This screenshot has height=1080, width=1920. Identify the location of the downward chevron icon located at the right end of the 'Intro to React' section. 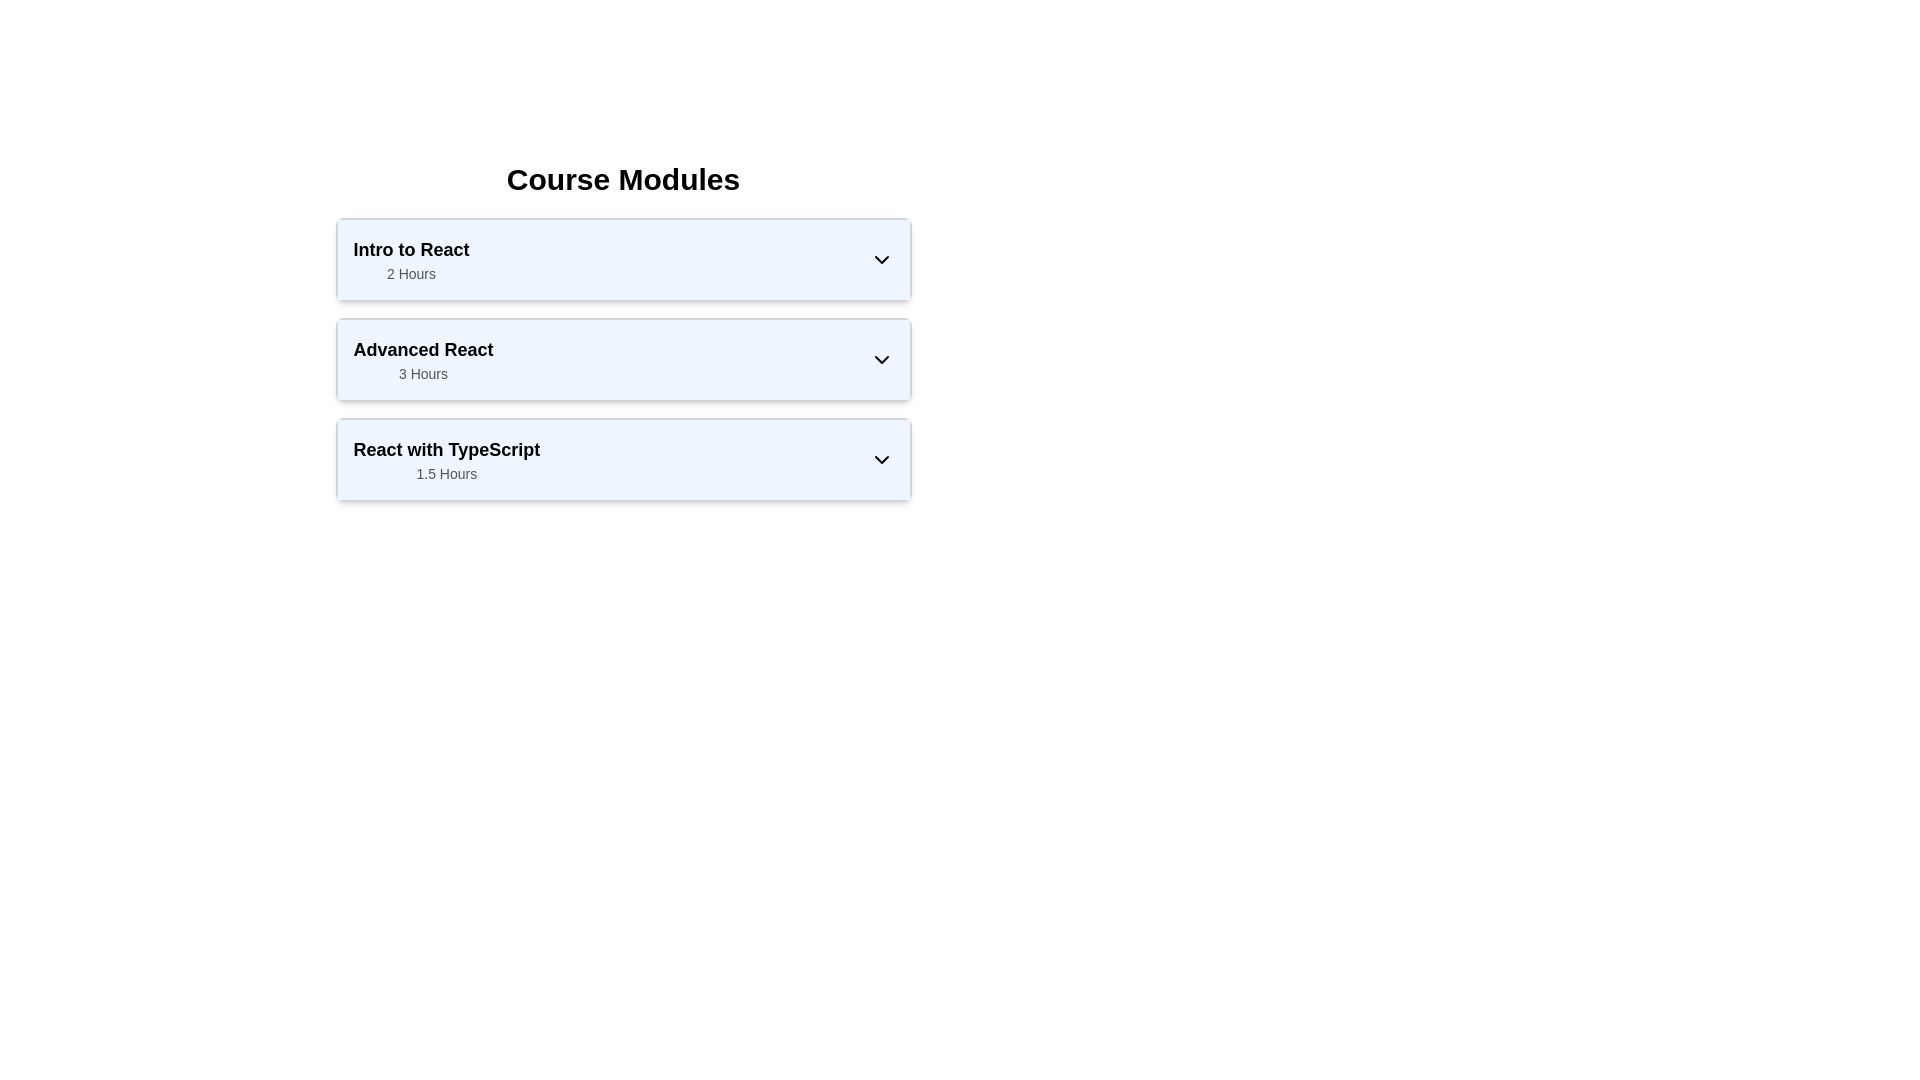
(880, 258).